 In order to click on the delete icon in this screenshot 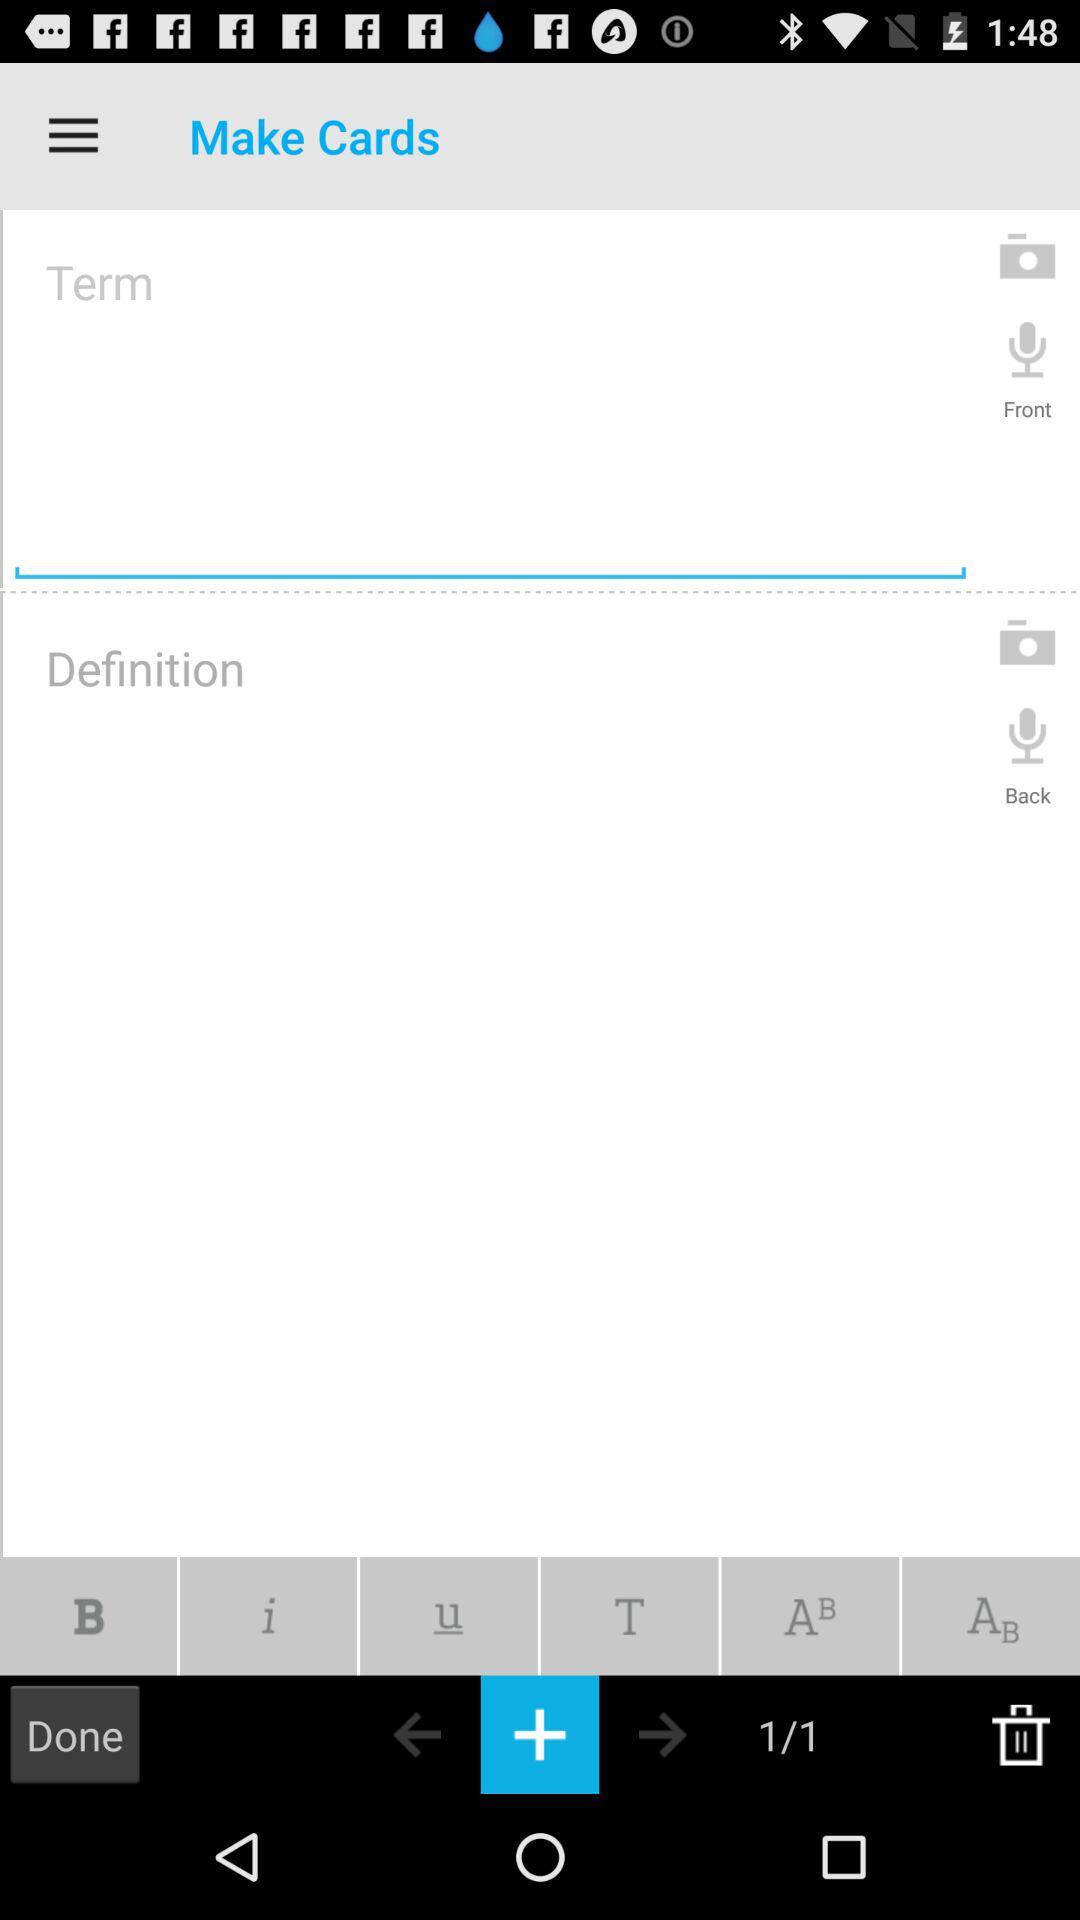, I will do `click(1020, 1855)`.